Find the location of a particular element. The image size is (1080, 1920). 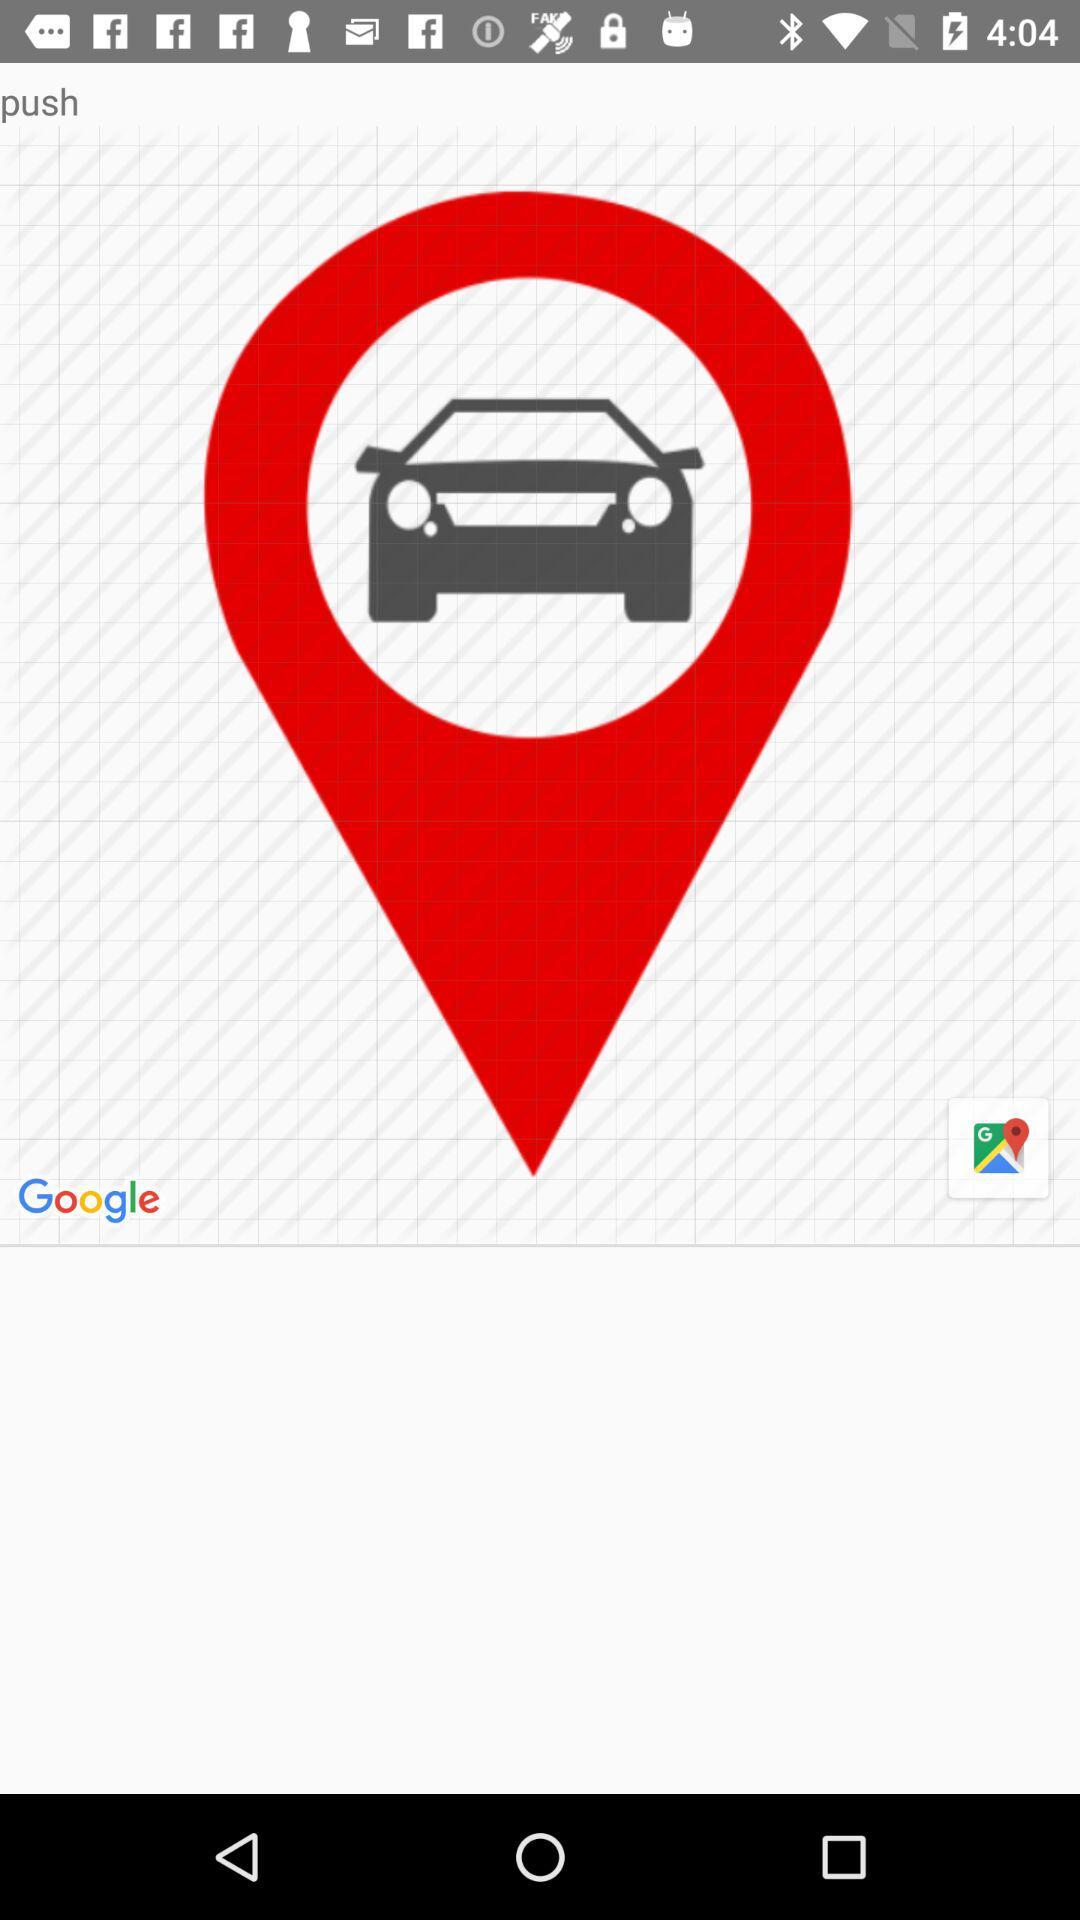

icon below the push item is located at coordinates (540, 685).